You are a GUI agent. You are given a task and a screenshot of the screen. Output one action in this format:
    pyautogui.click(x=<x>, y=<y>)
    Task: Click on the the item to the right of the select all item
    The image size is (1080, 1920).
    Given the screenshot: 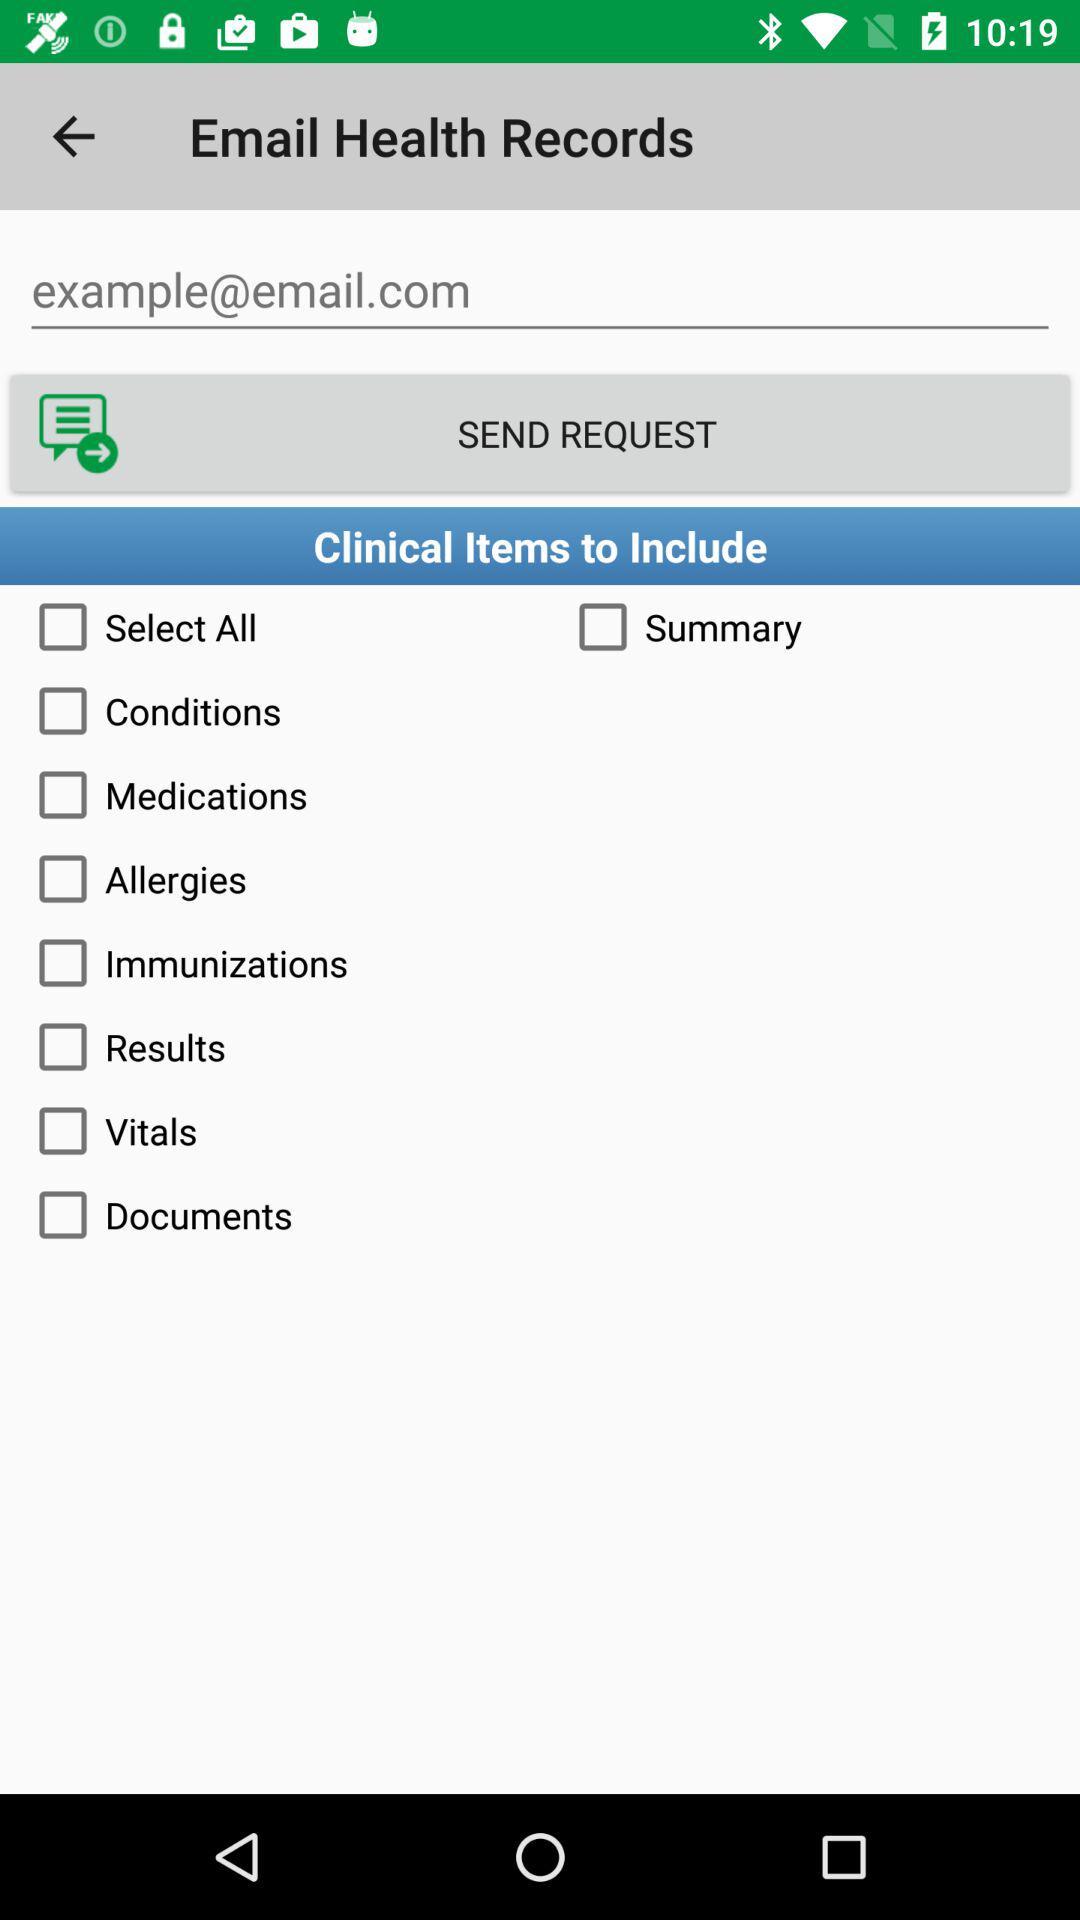 What is the action you would take?
    pyautogui.click(x=810, y=626)
    